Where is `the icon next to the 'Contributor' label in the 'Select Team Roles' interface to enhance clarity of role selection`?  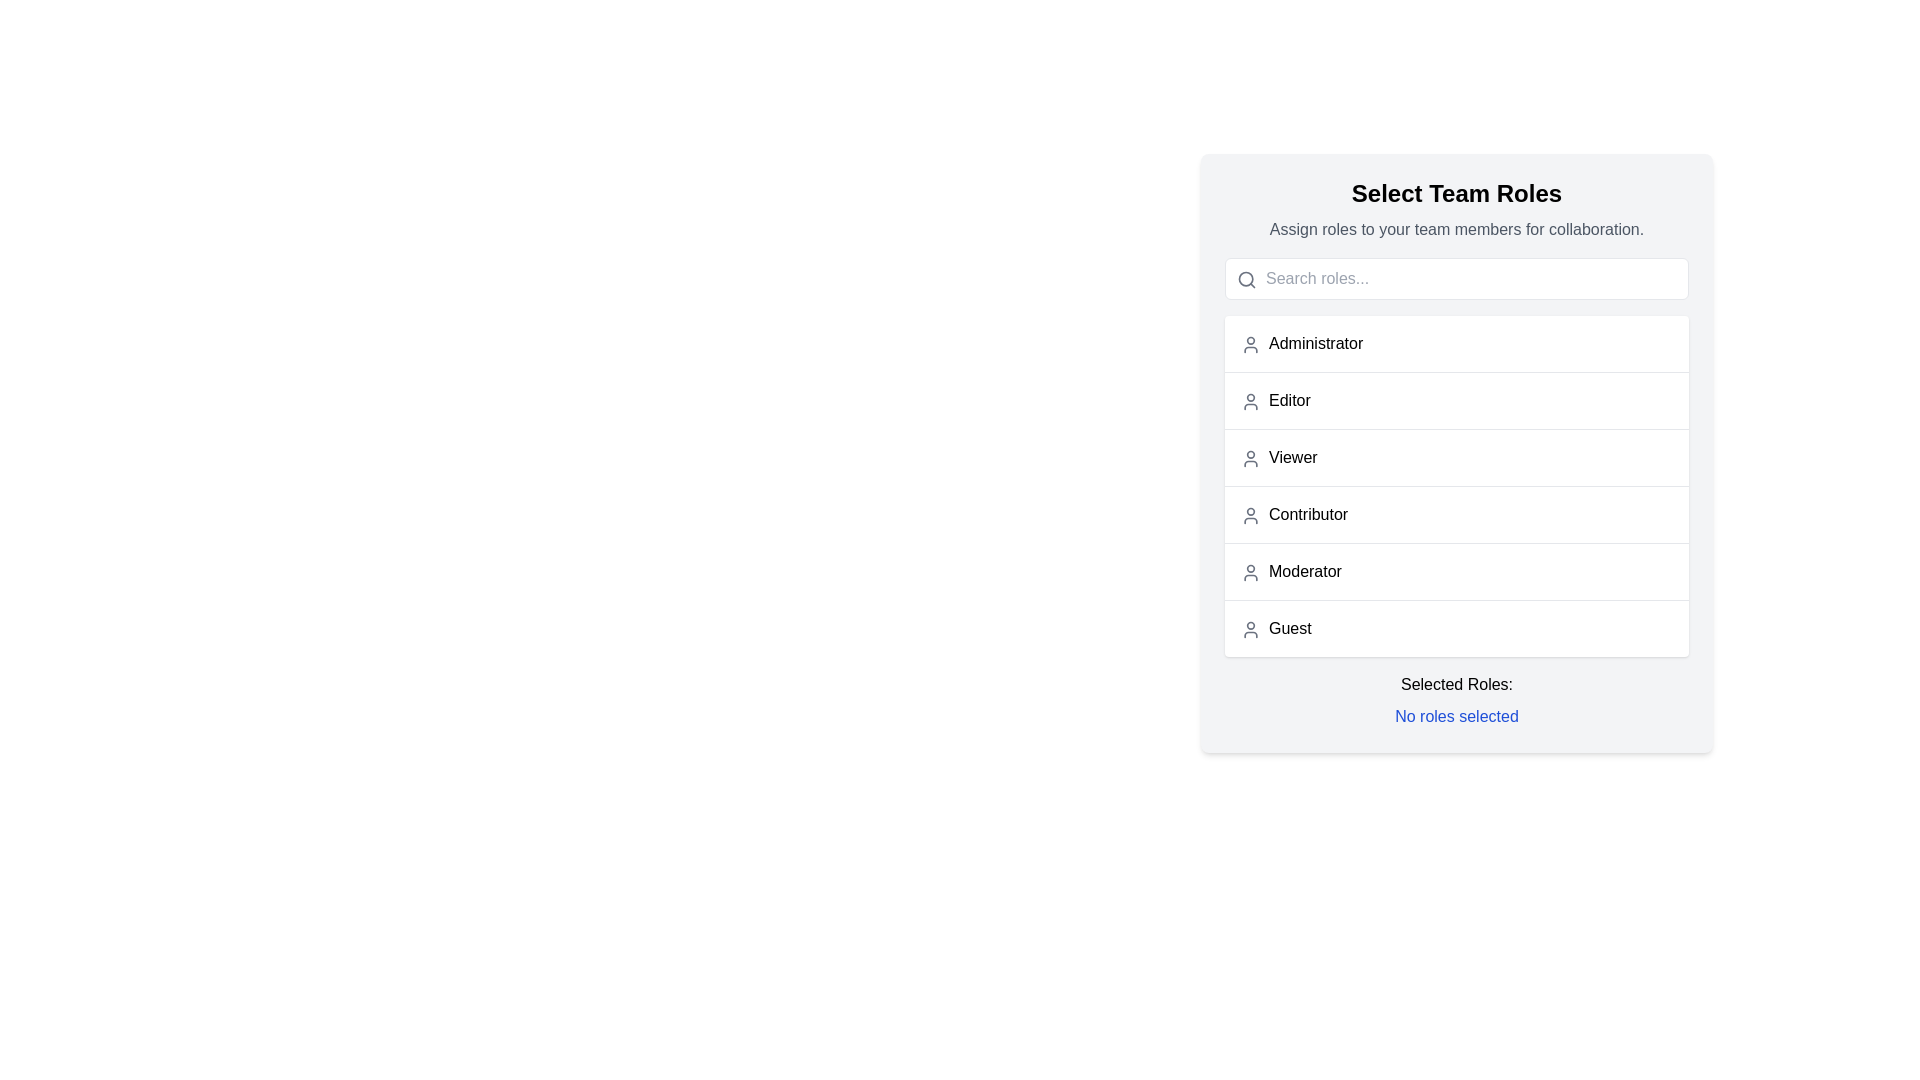
the icon next to the 'Contributor' label in the 'Select Team Roles' interface to enhance clarity of role selection is located at coordinates (1250, 514).